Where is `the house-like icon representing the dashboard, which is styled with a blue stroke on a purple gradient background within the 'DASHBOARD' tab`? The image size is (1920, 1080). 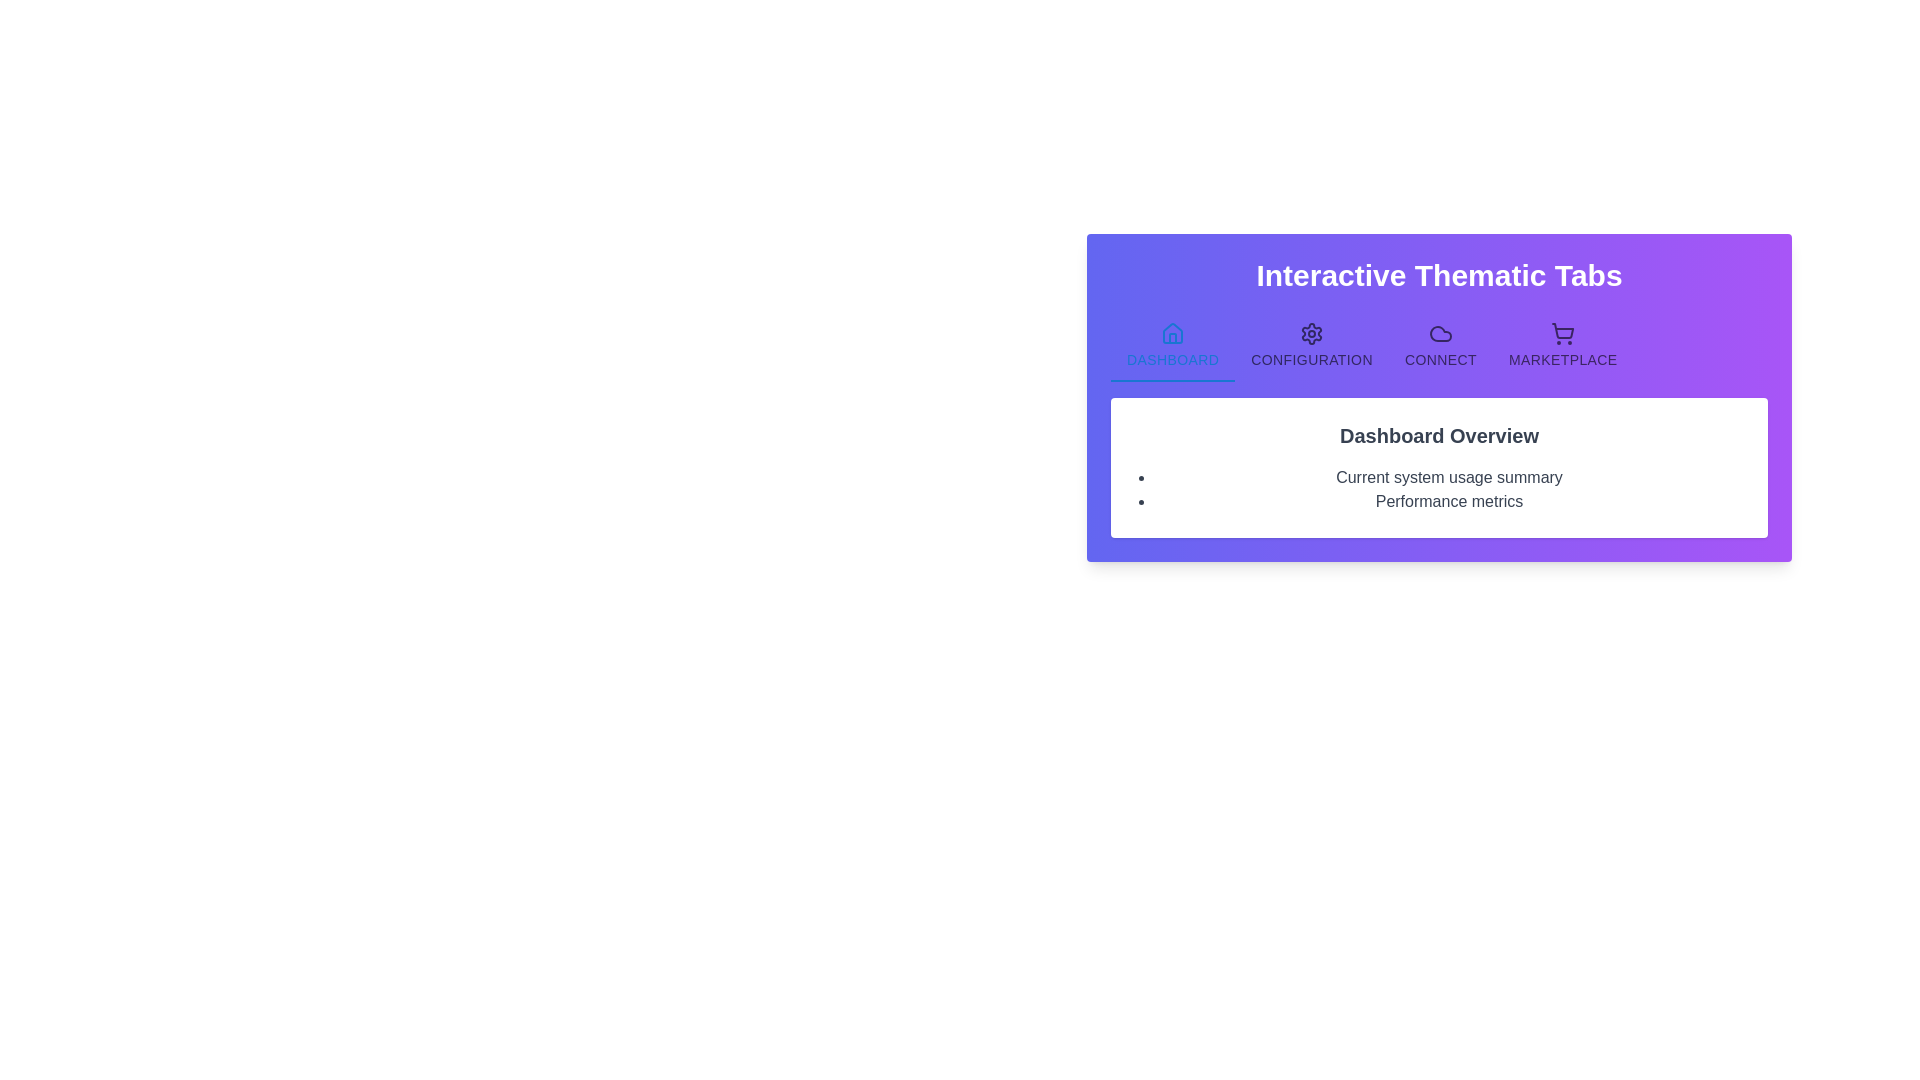 the house-like icon representing the dashboard, which is styled with a blue stroke on a purple gradient background within the 'DASHBOARD' tab is located at coordinates (1173, 332).